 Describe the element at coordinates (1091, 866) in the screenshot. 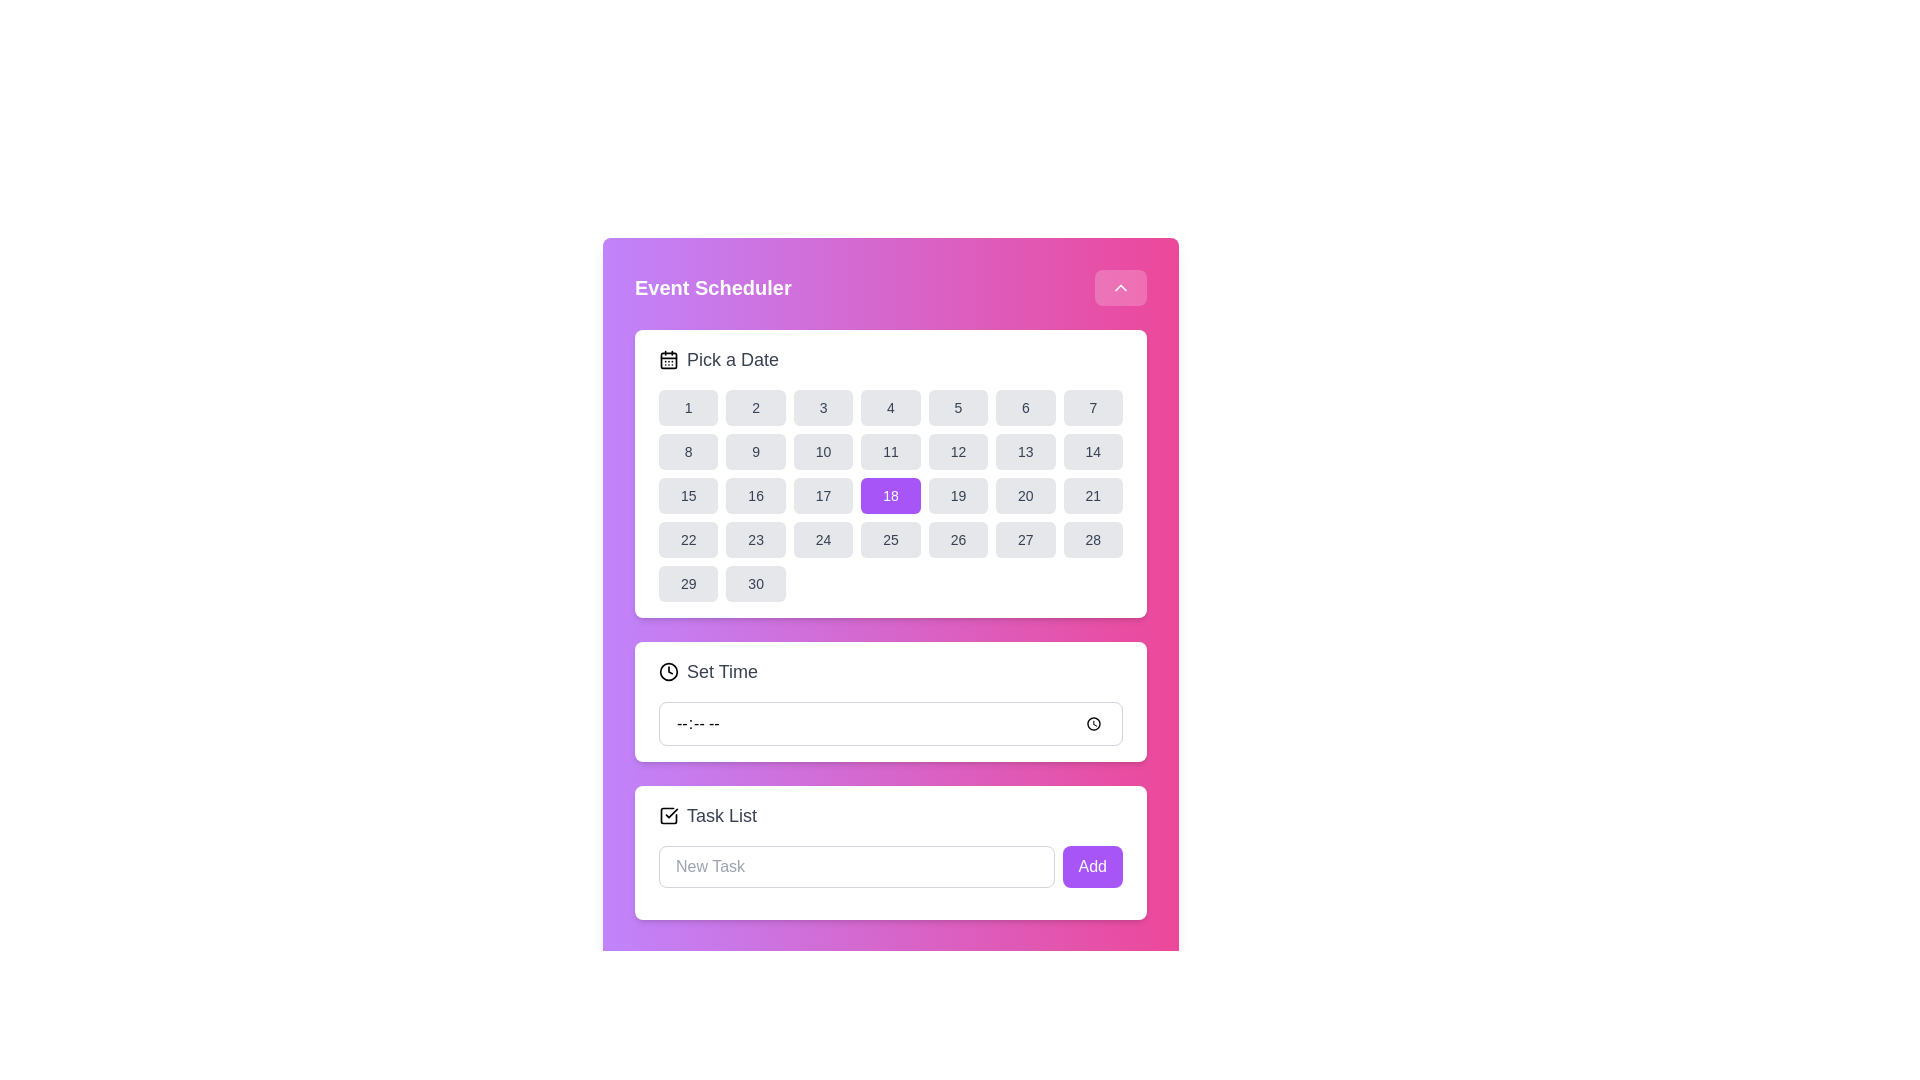

I see `the vivid purple 'Add' button with white text located in the 'Task List' section` at that location.